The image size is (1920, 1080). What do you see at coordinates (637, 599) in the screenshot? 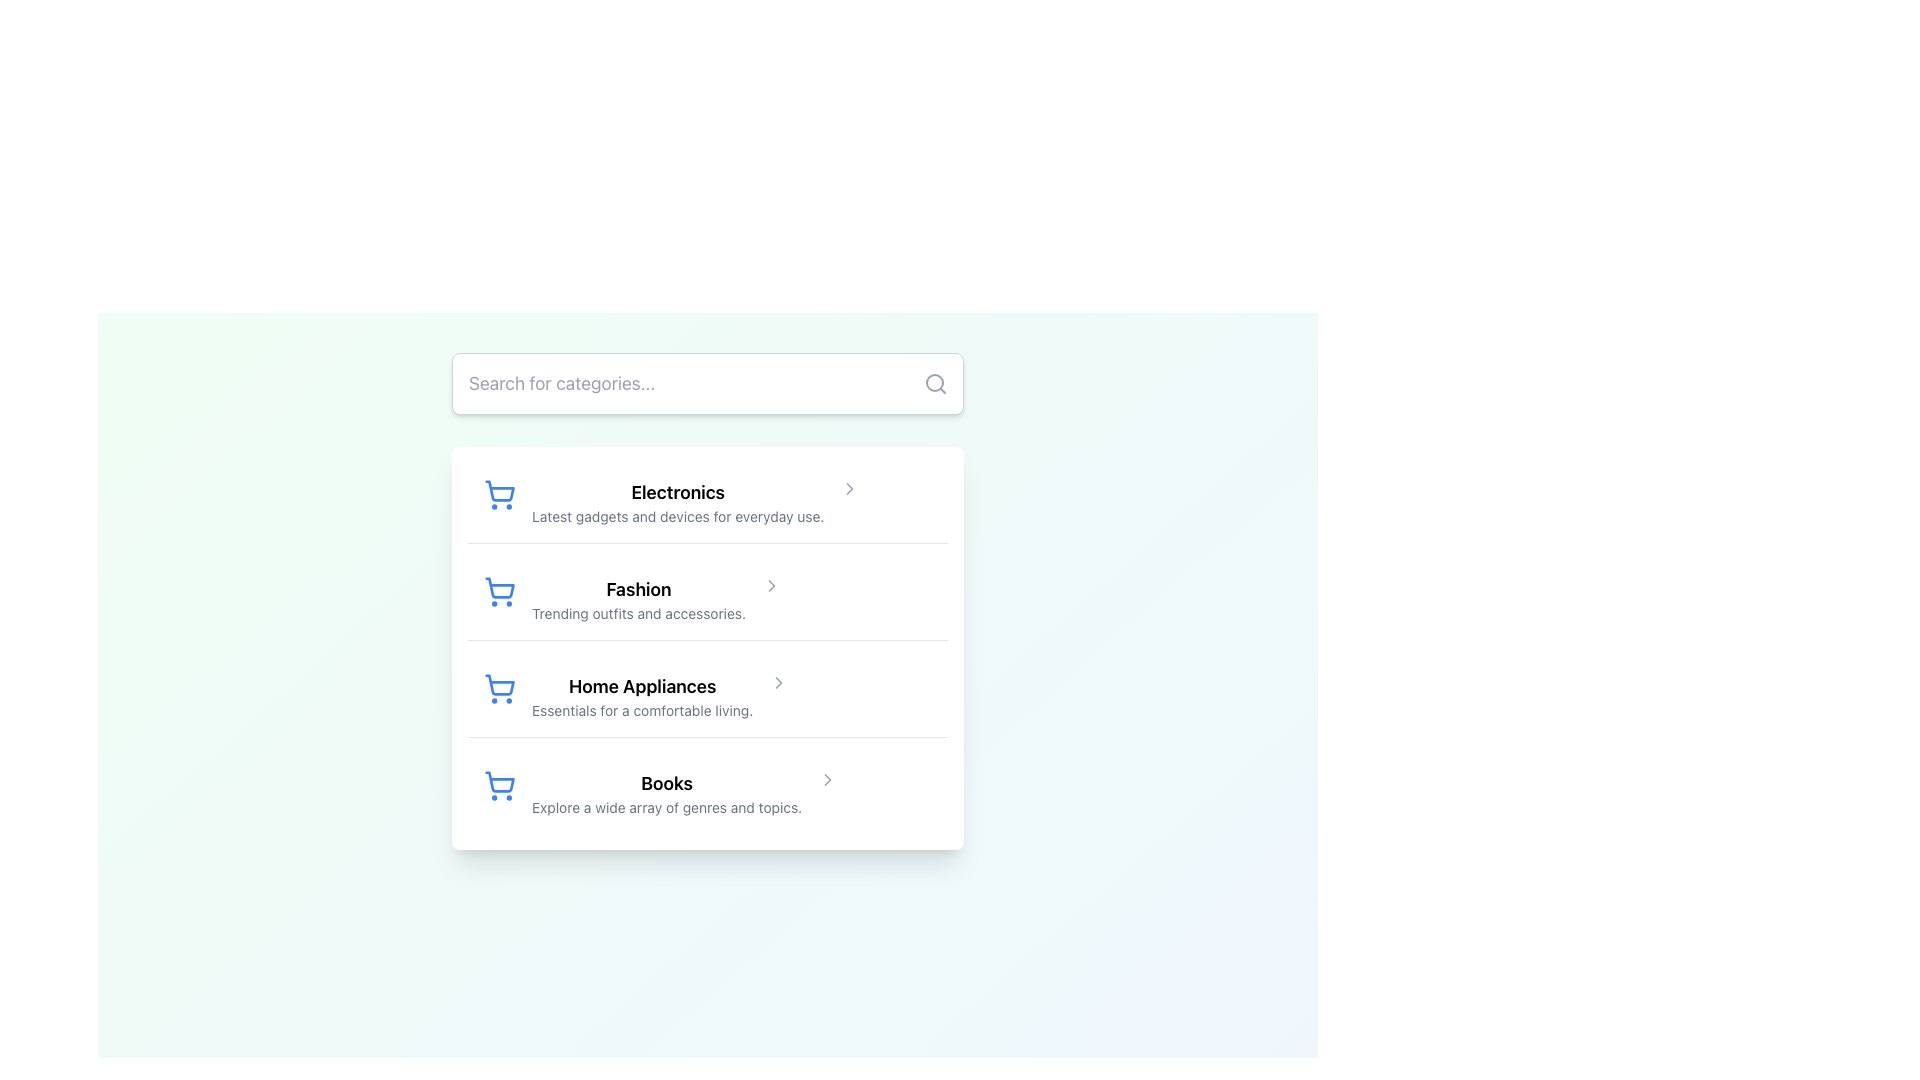
I see `text label for the 'Fashion' category, which is the second item in the vertical list, located between 'Electronics' and 'Home Appliances'` at bounding box center [637, 599].